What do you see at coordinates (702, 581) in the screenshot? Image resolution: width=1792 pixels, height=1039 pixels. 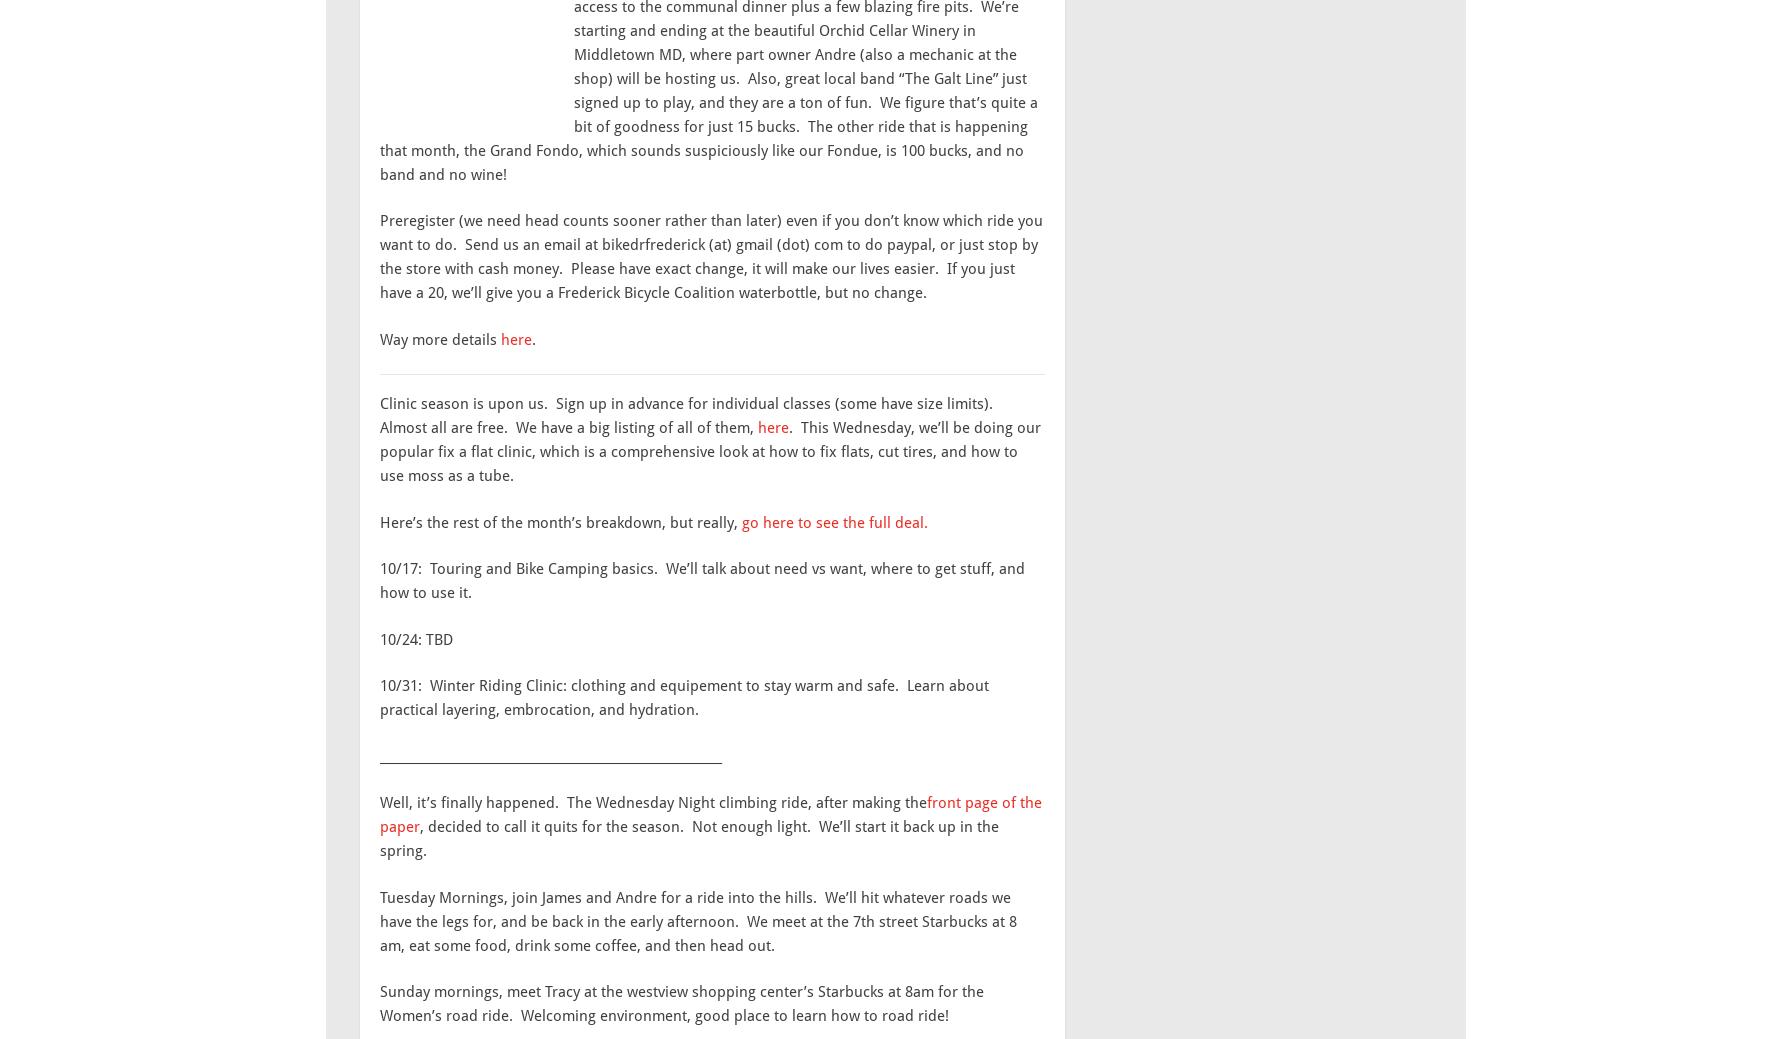 I see `'10/17:  Touring and Bike Camping basics.  We’ll talk about need vs want, where to get stuff, and how to use it.'` at bounding box center [702, 581].